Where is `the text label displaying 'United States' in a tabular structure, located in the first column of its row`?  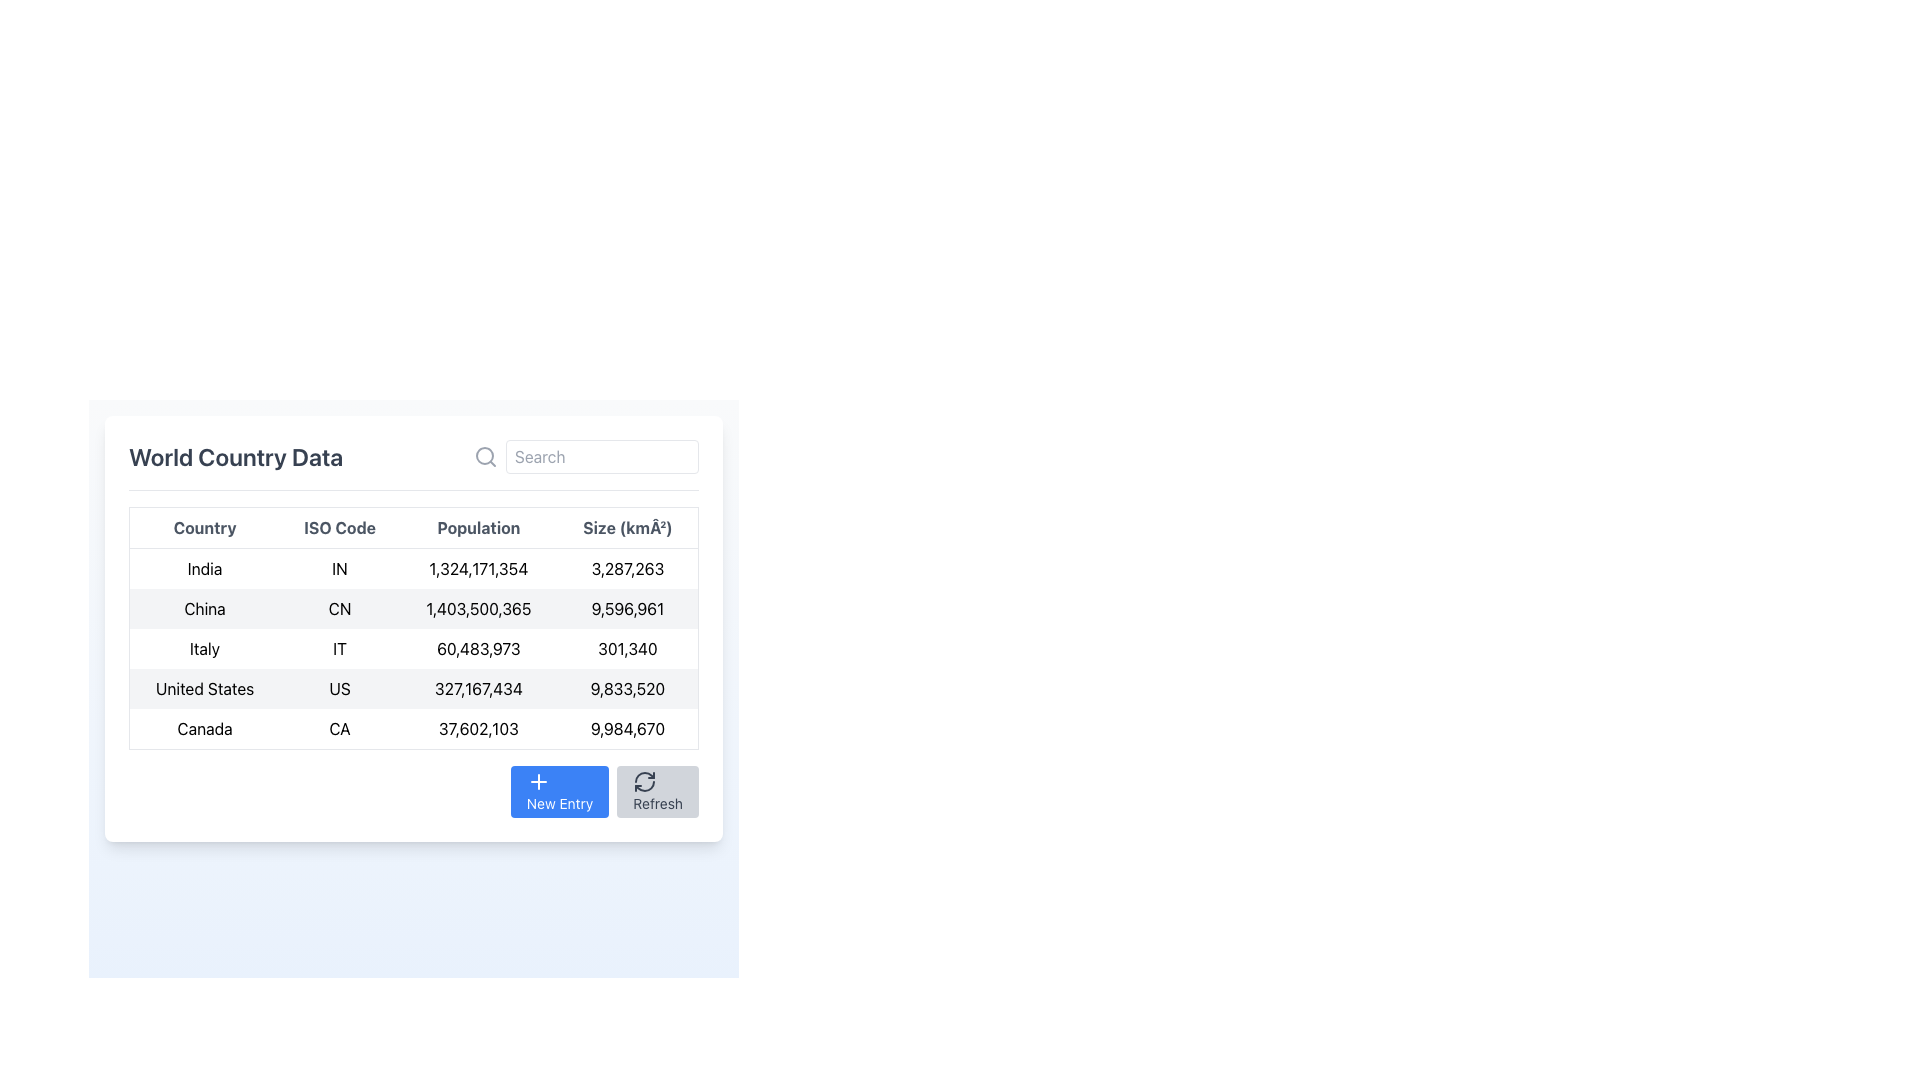
the text label displaying 'United States' in a tabular structure, located in the first column of its row is located at coordinates (204, 688).